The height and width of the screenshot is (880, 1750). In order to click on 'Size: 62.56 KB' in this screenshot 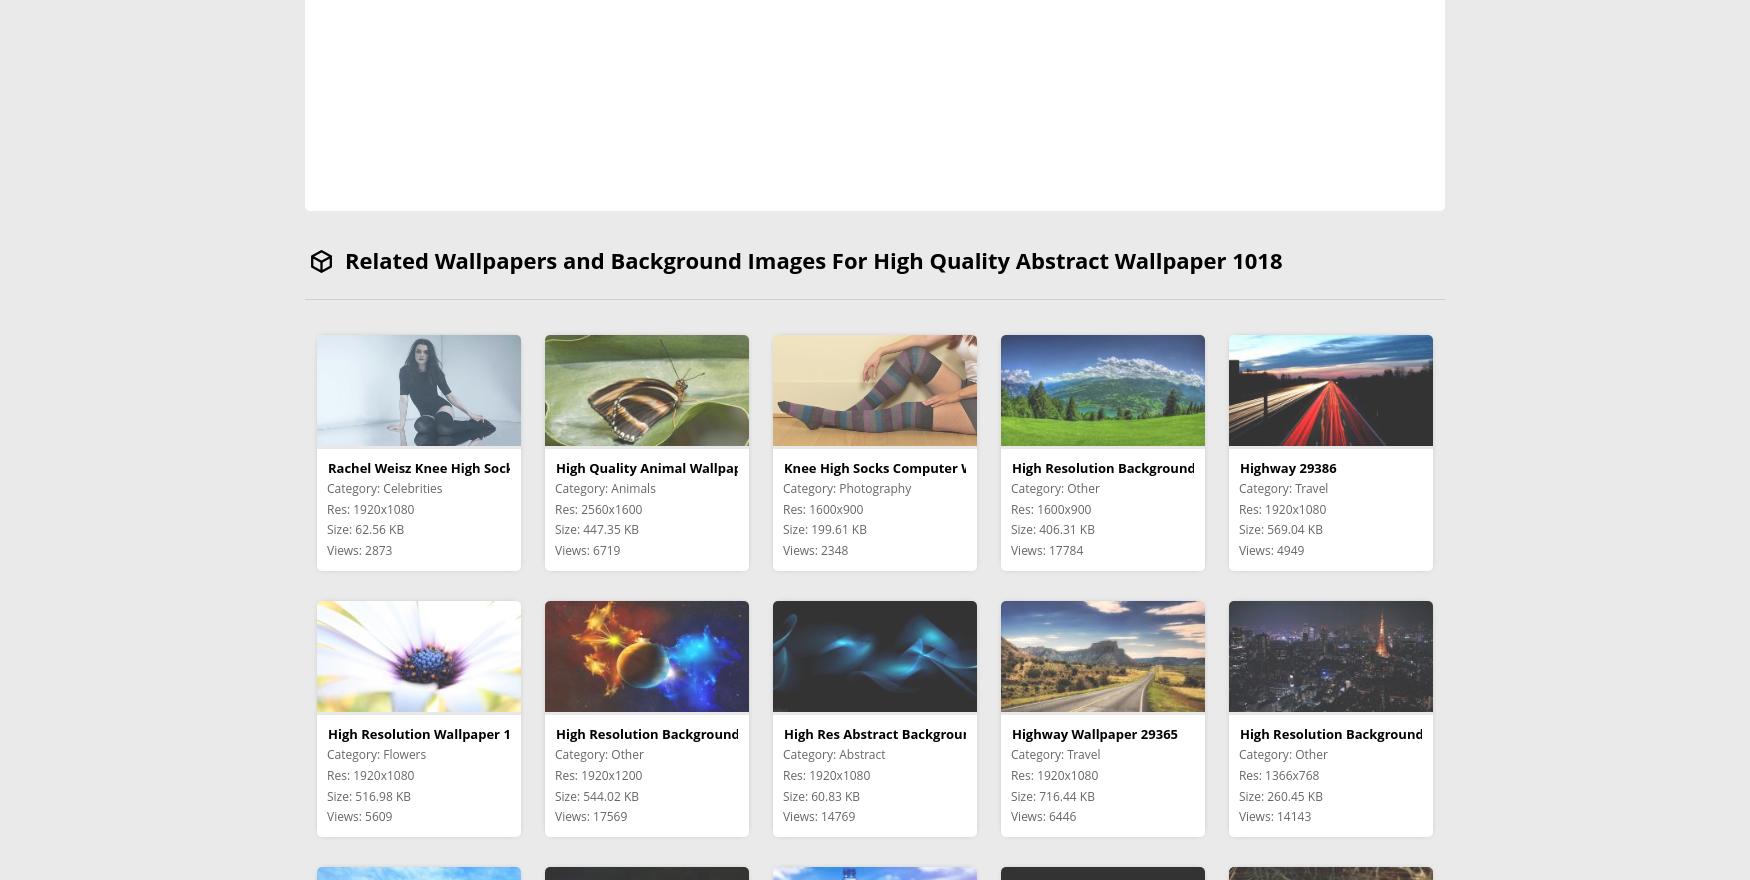, I will do `click(365, 528)`.